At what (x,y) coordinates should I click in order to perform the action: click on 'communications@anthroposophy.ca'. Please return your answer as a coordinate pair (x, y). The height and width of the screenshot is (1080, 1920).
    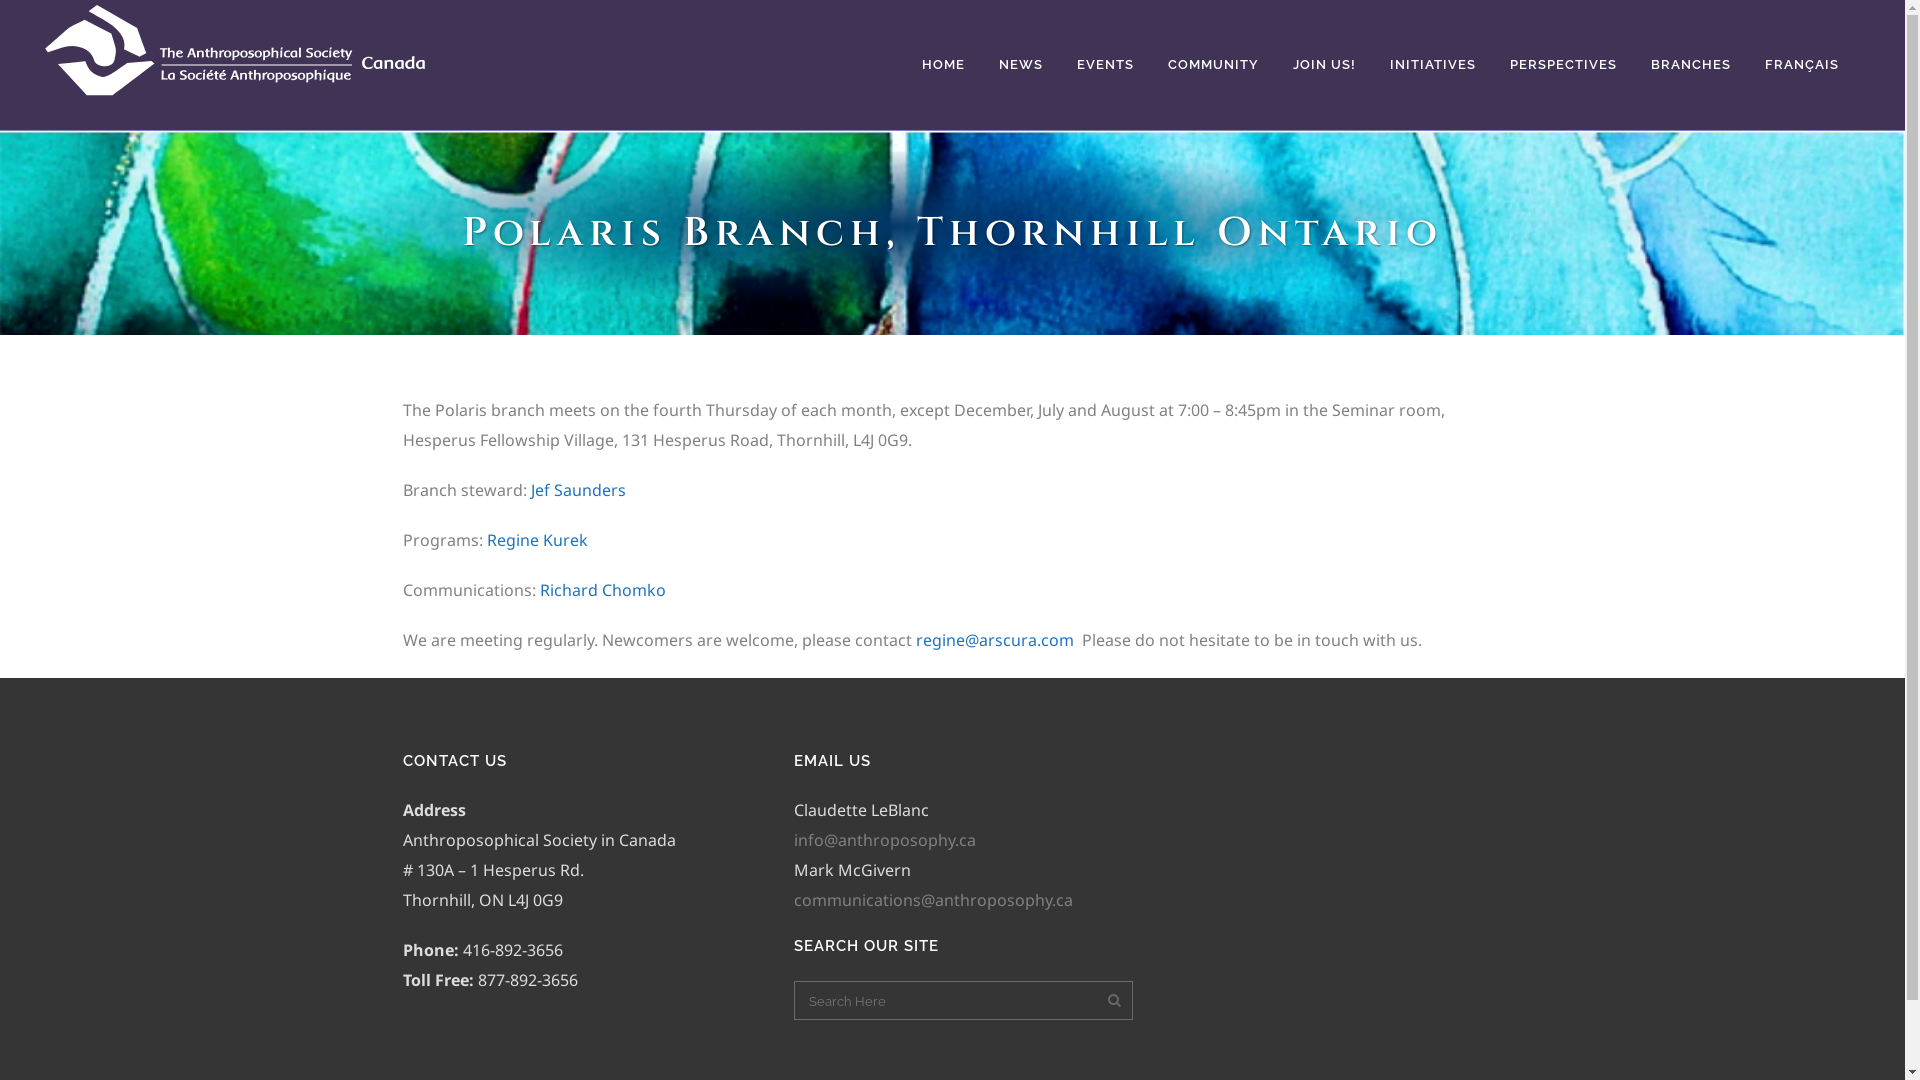
    Looking at the image, I should click on (932, 898).